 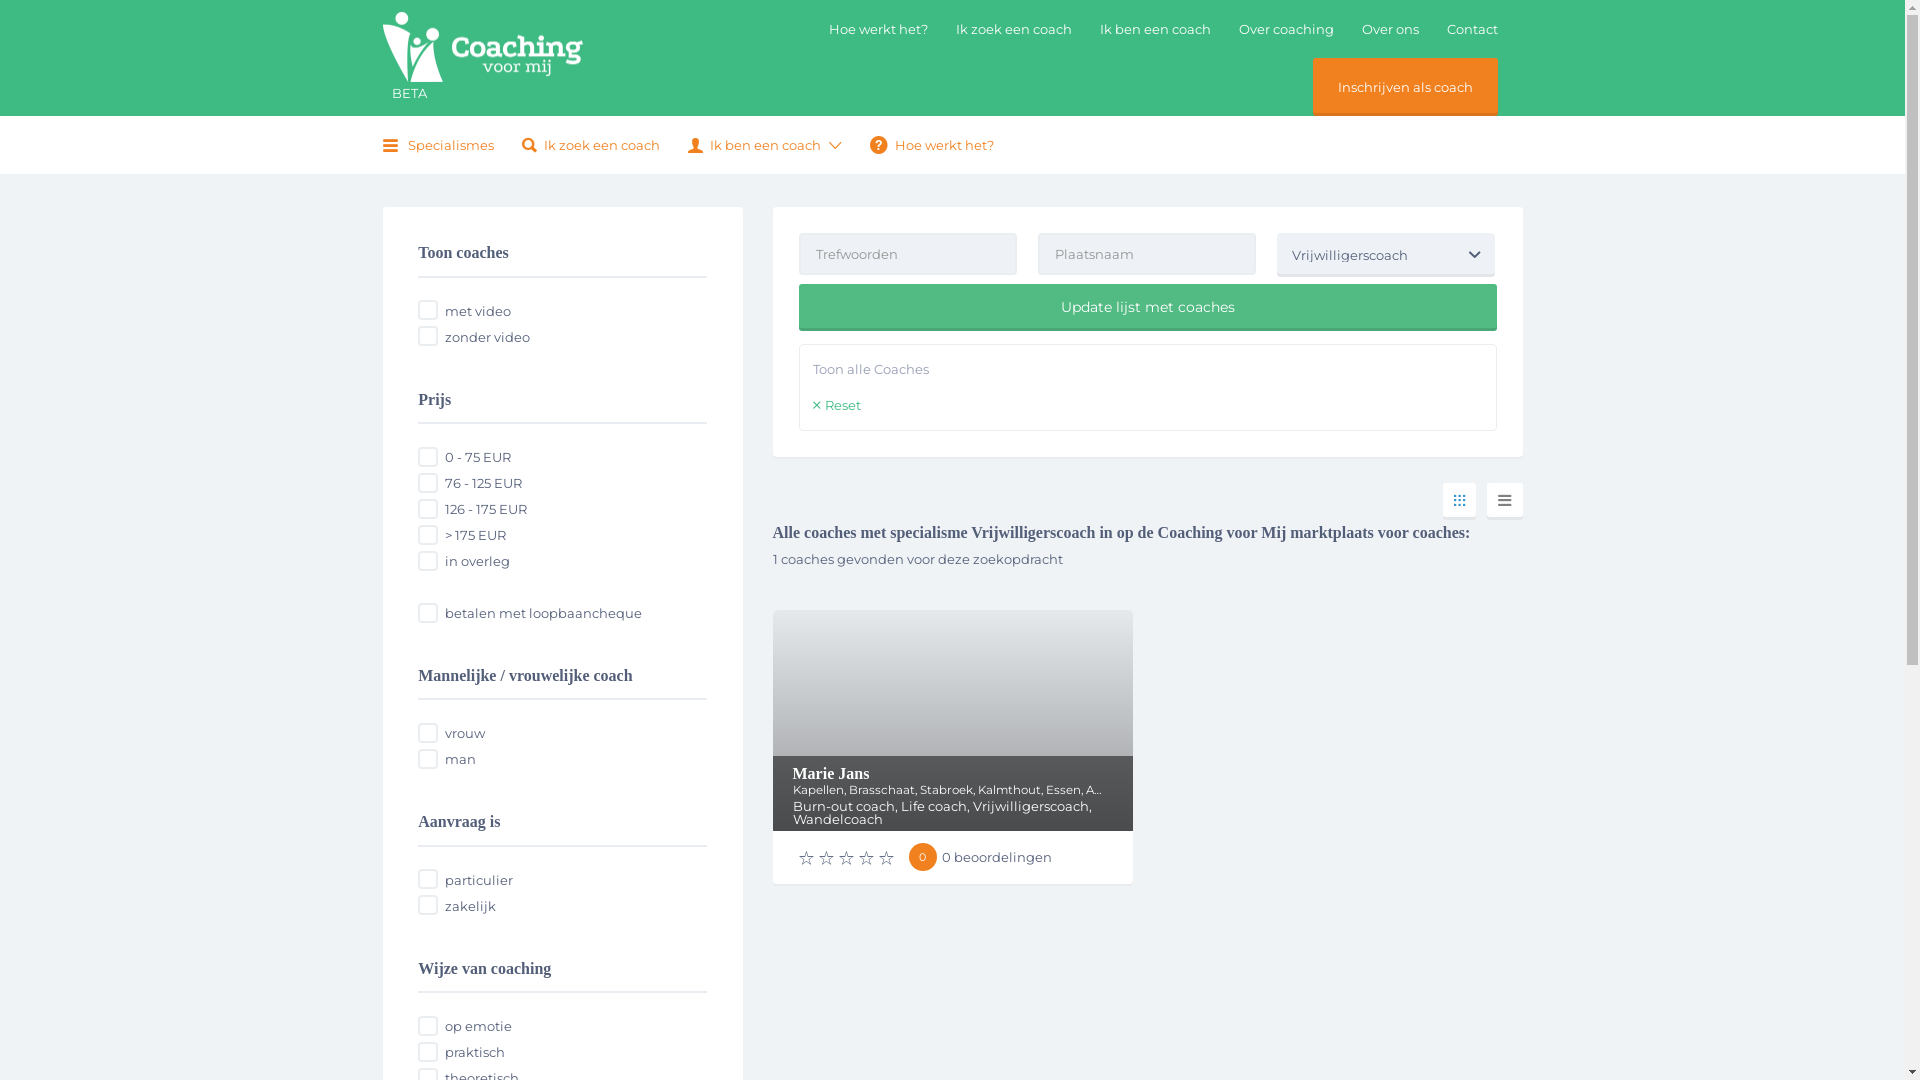 What do you see at coordinates (1385, 253) in the screenshot?
I see `'Vrijwilligerscoach'` at bounding box center [1385, 253].